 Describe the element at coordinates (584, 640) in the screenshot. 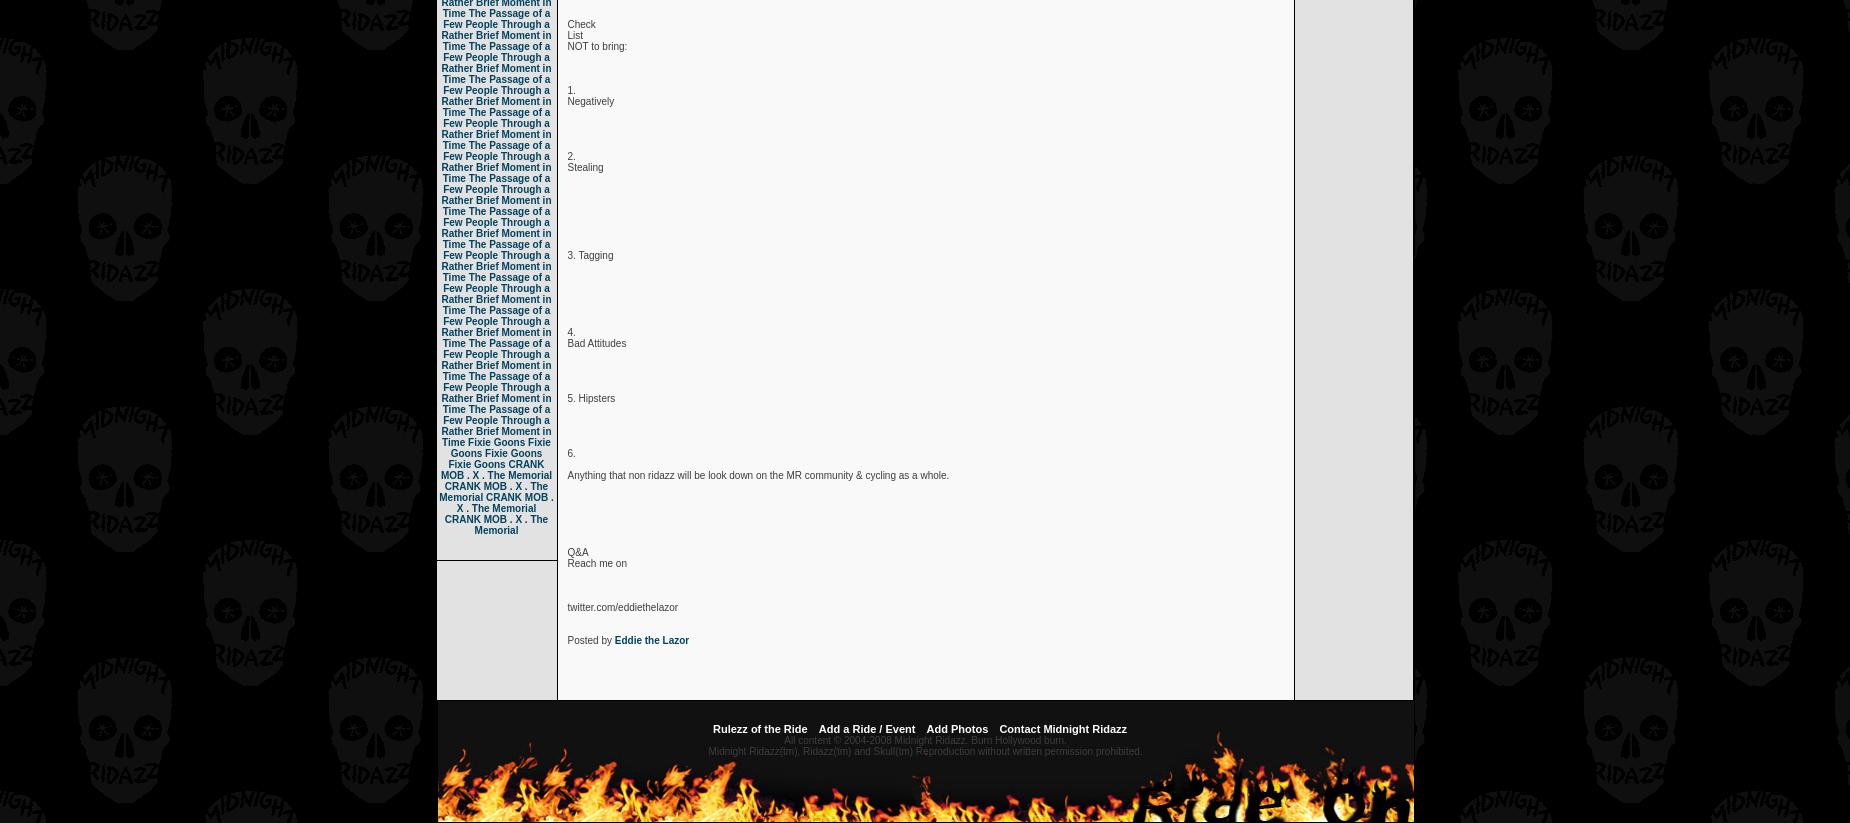

I see `'Posted'` at that location.